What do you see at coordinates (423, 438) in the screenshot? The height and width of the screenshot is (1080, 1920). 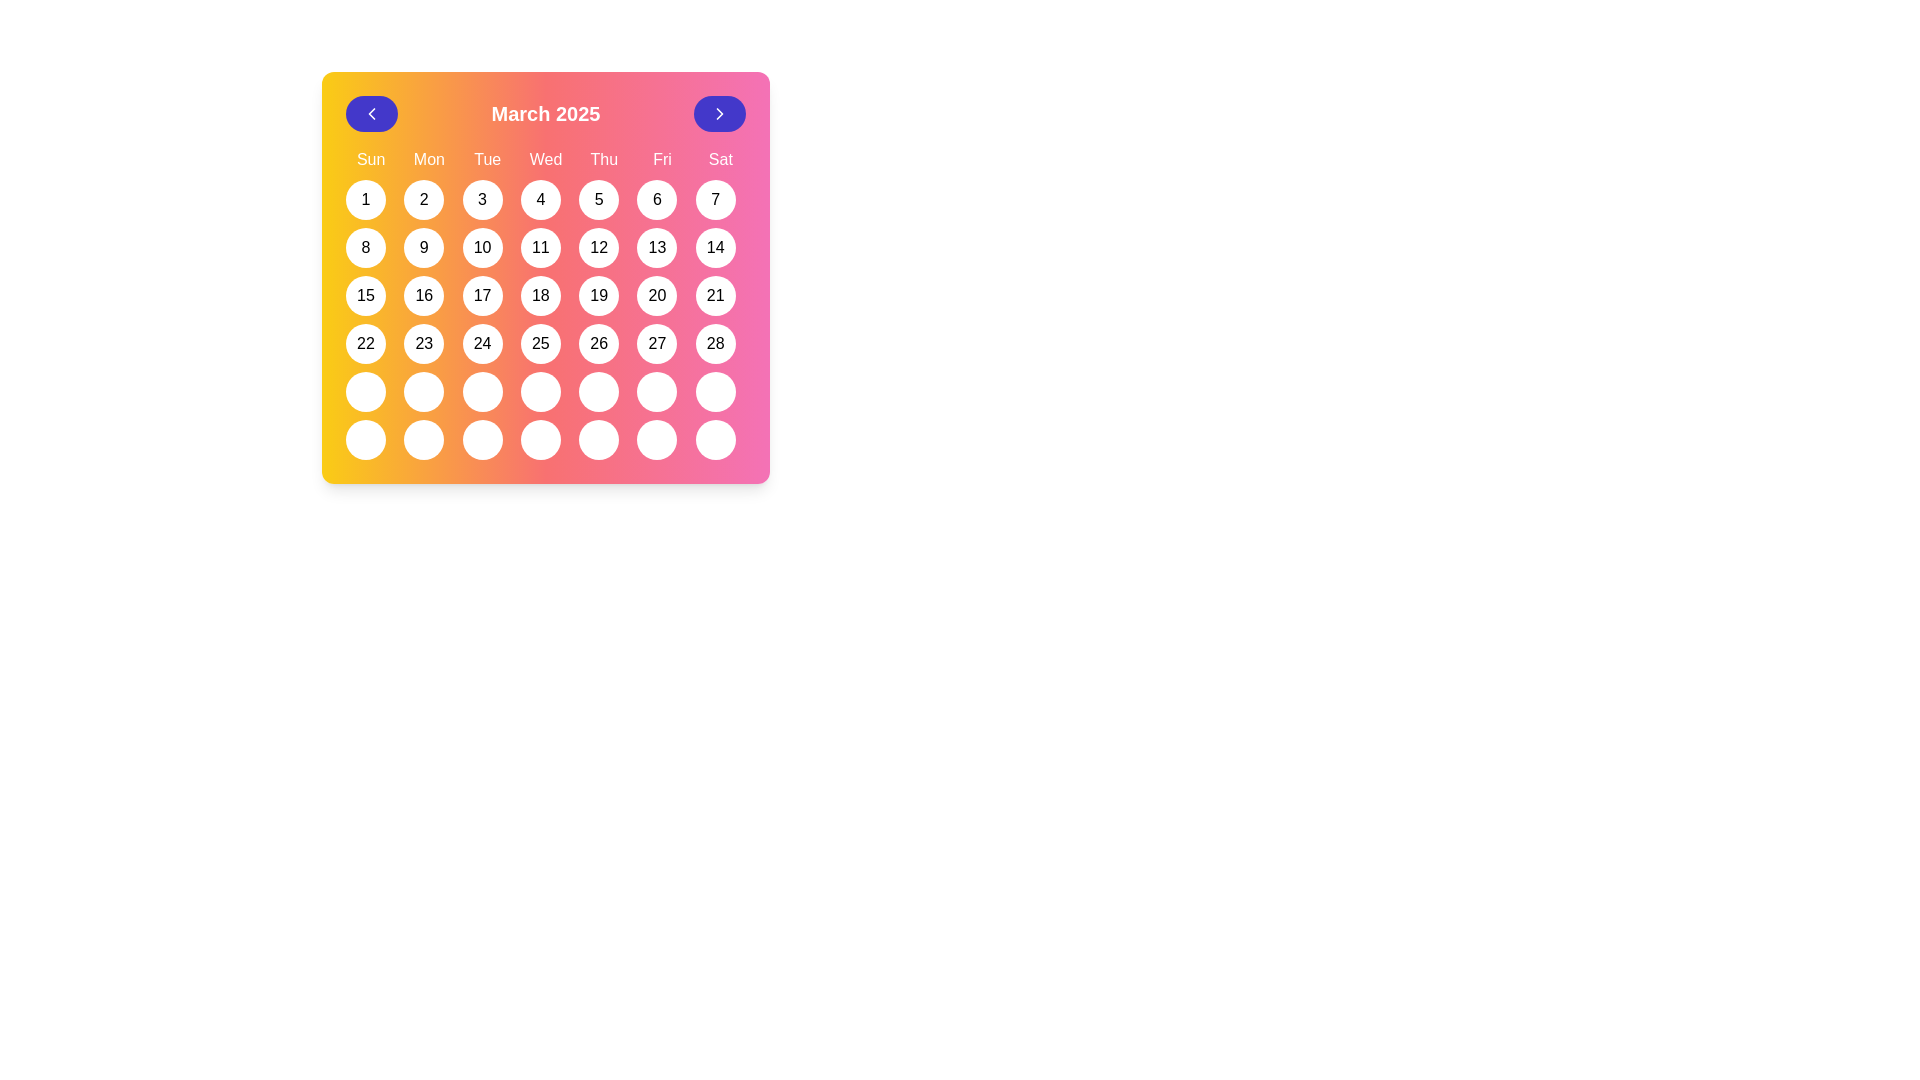 I see `the circular button with a white background located in the sixth row and second column of the calendar grid interface` at bounding box center [423, 438].